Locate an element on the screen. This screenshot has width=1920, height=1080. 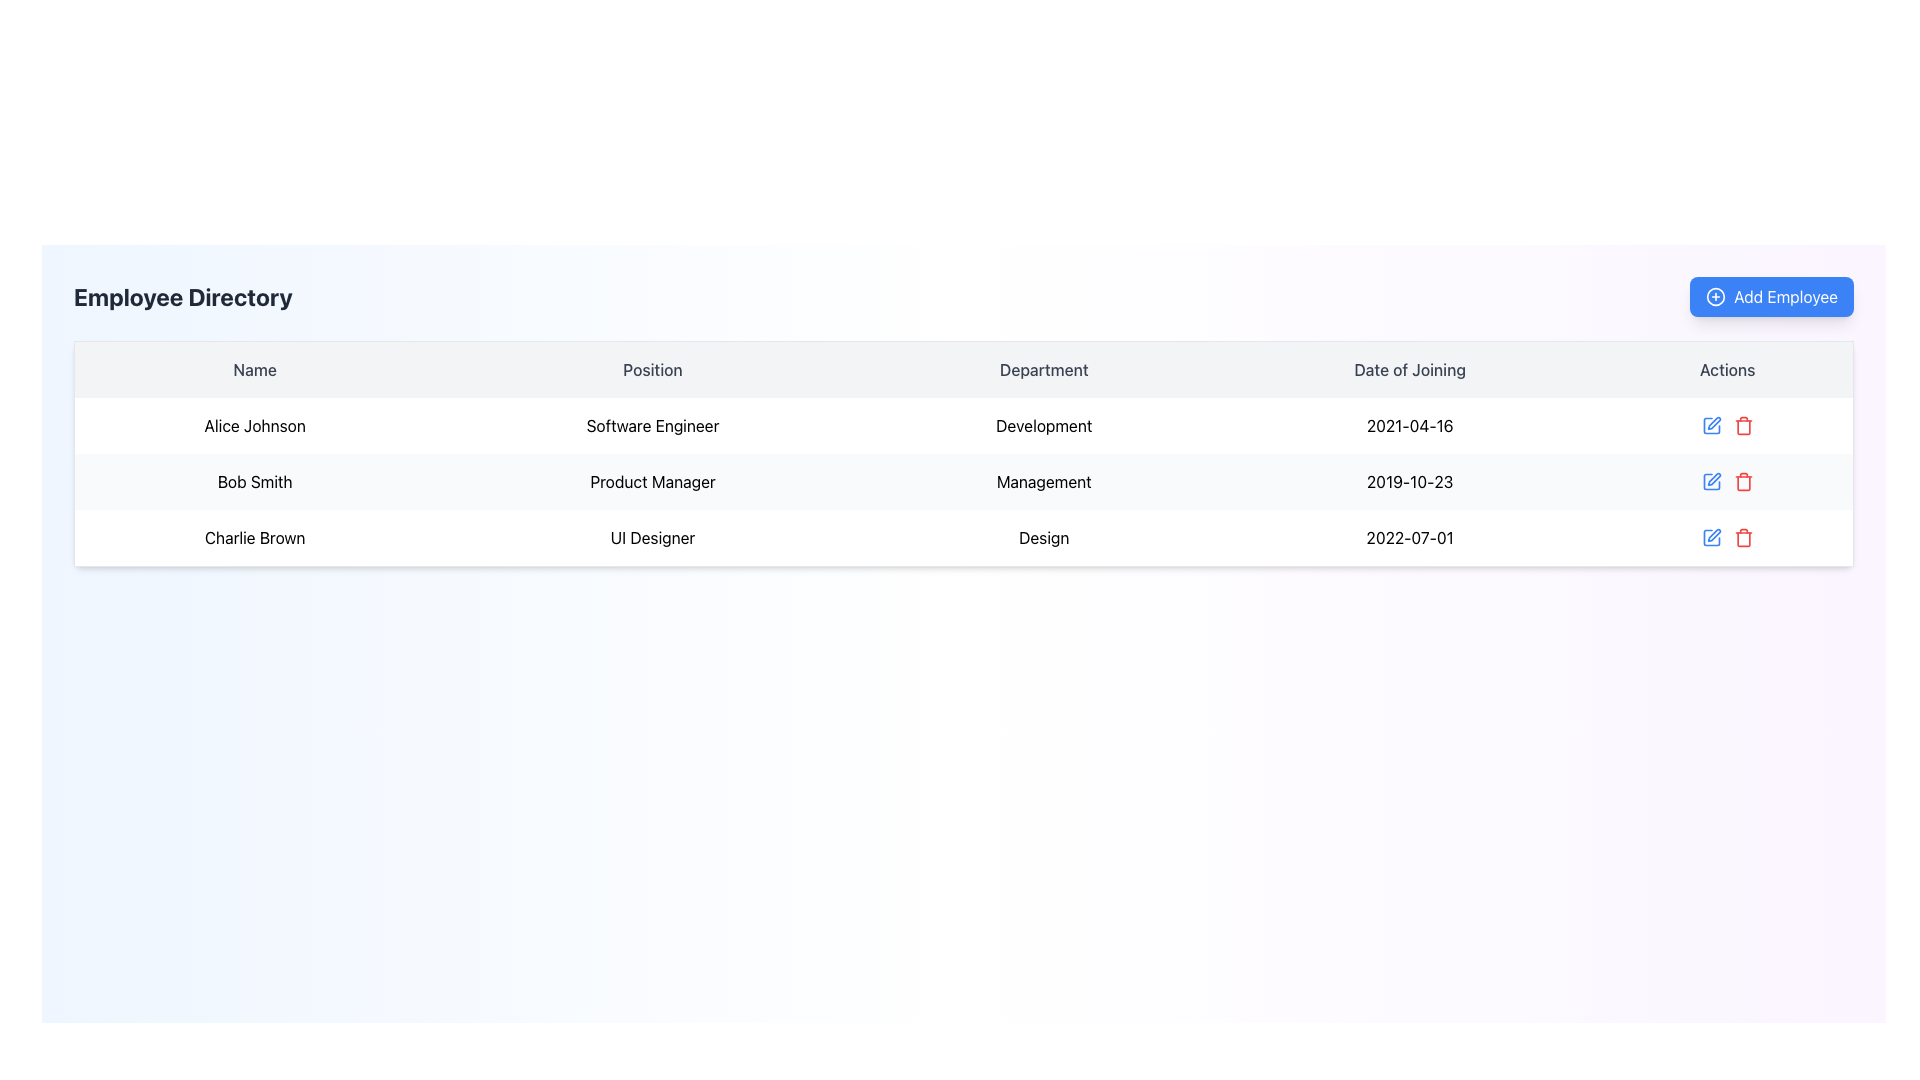
the graphical representation of the circular outline plus icon located within the 'Add Employee' button in the top right corner of the interface is located at coordinates (1715, 297).